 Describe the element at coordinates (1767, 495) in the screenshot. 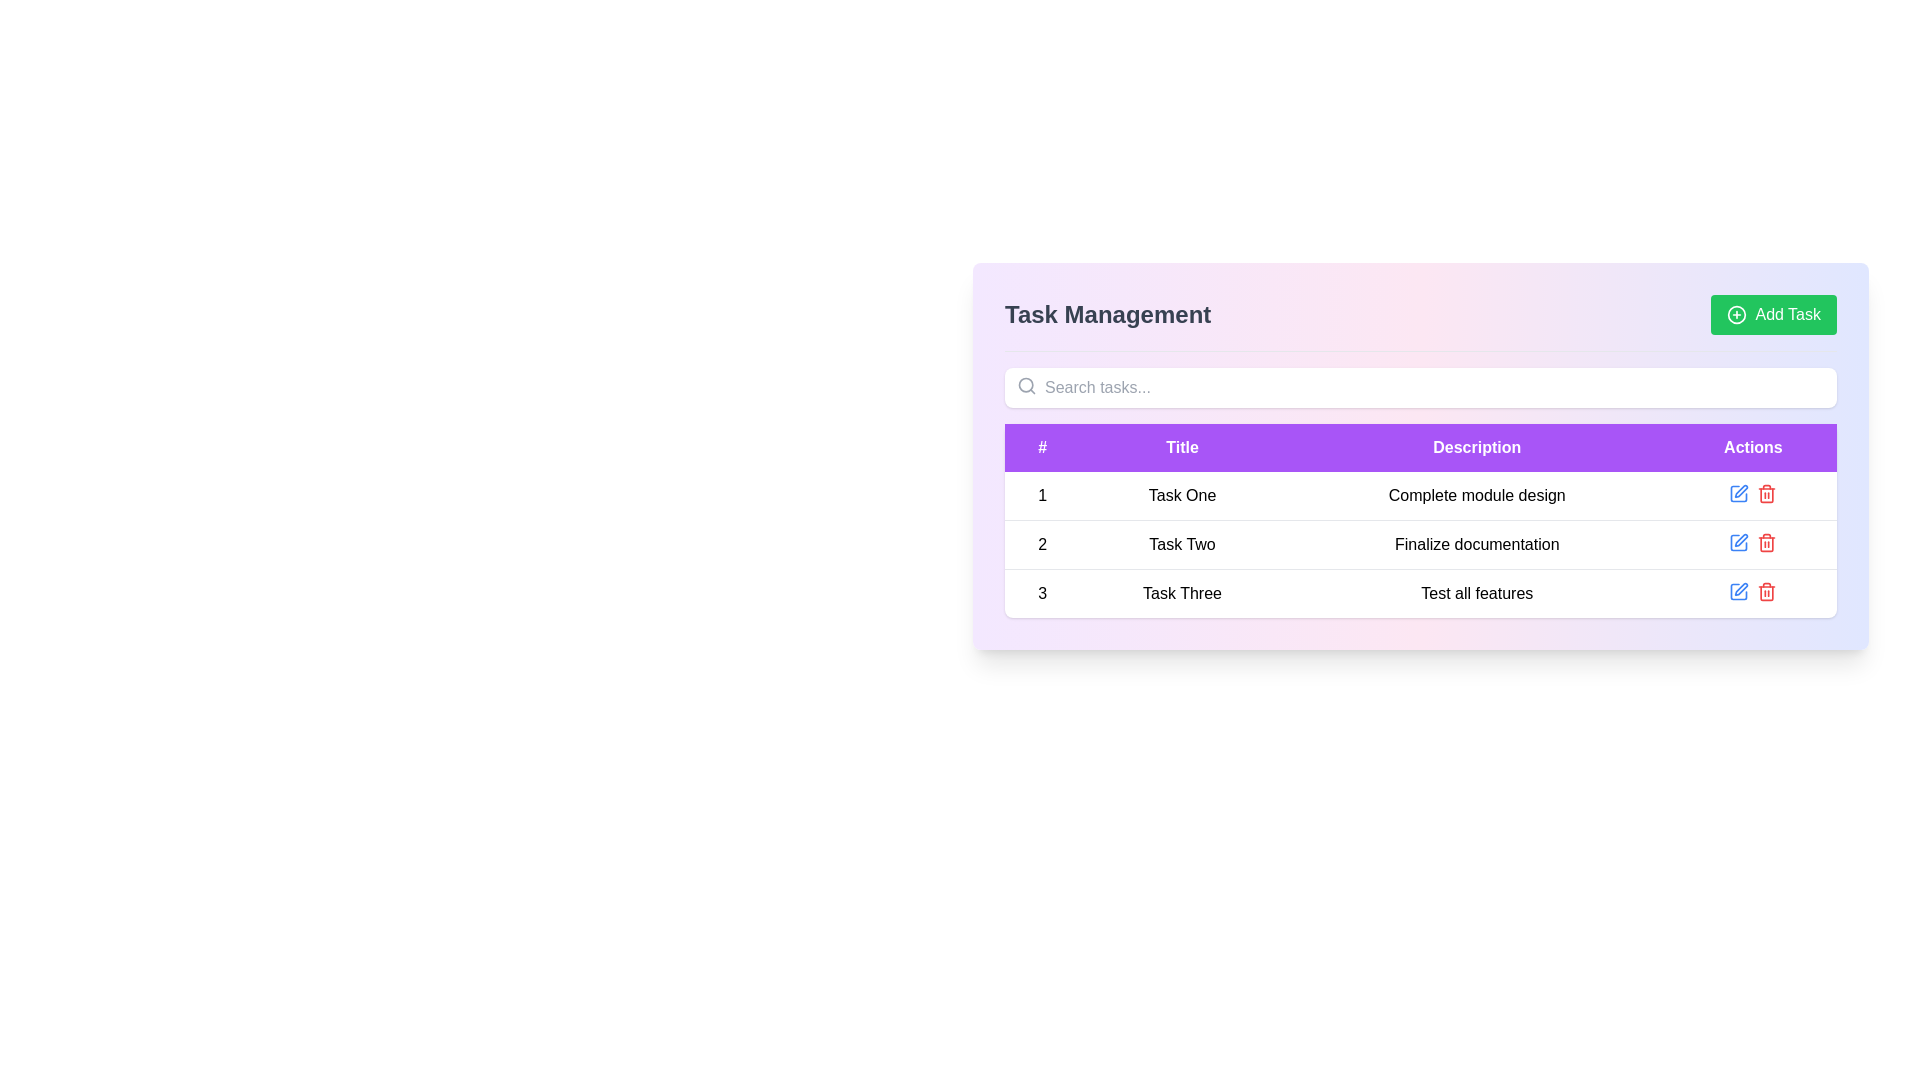

I see `the delete icon button located in the 'Actions' column for 'Task One' to initiate the task deletion process` at that location.